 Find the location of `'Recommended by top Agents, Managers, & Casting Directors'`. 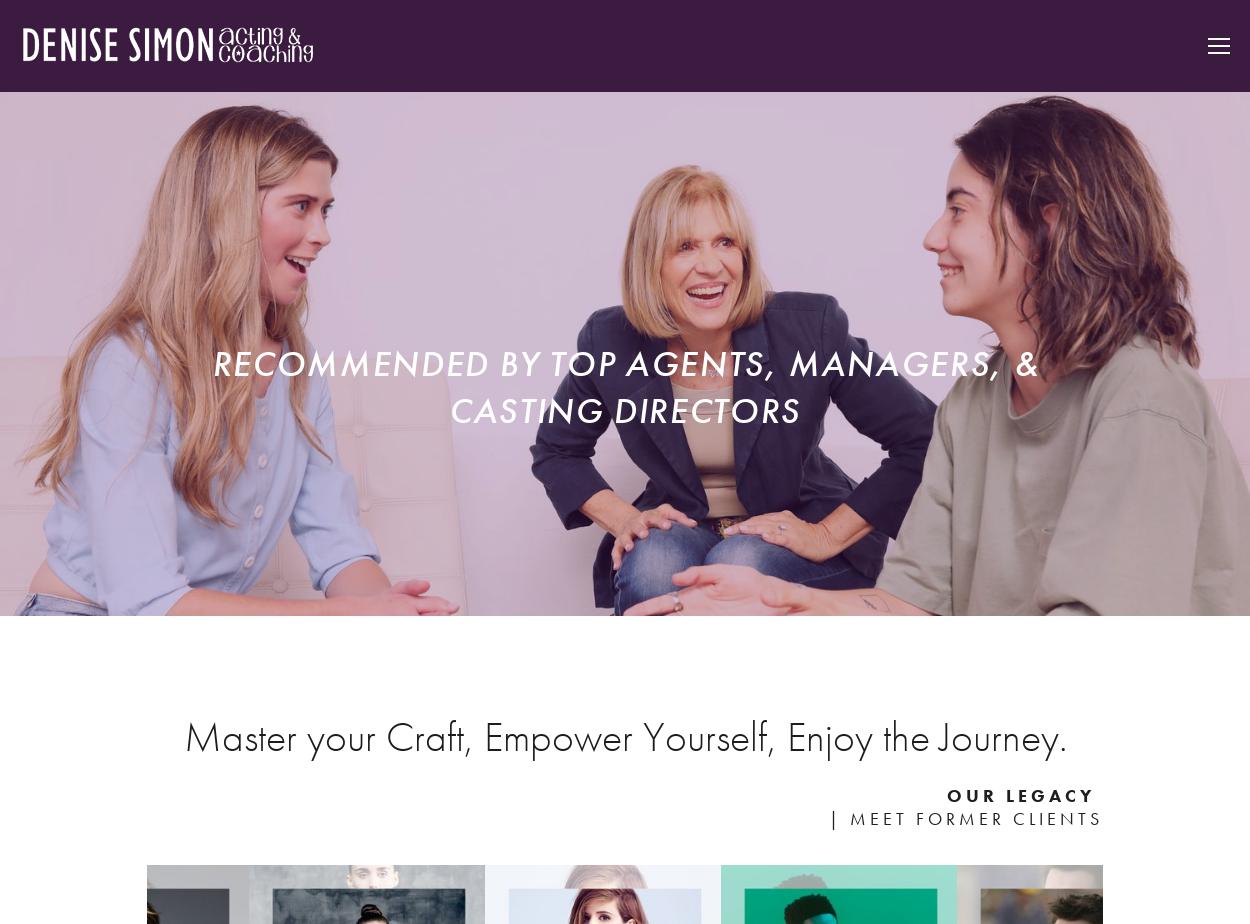

'Recommended by top Agents, Managers, & Casting Directors' is located at coordinates (210, 386).